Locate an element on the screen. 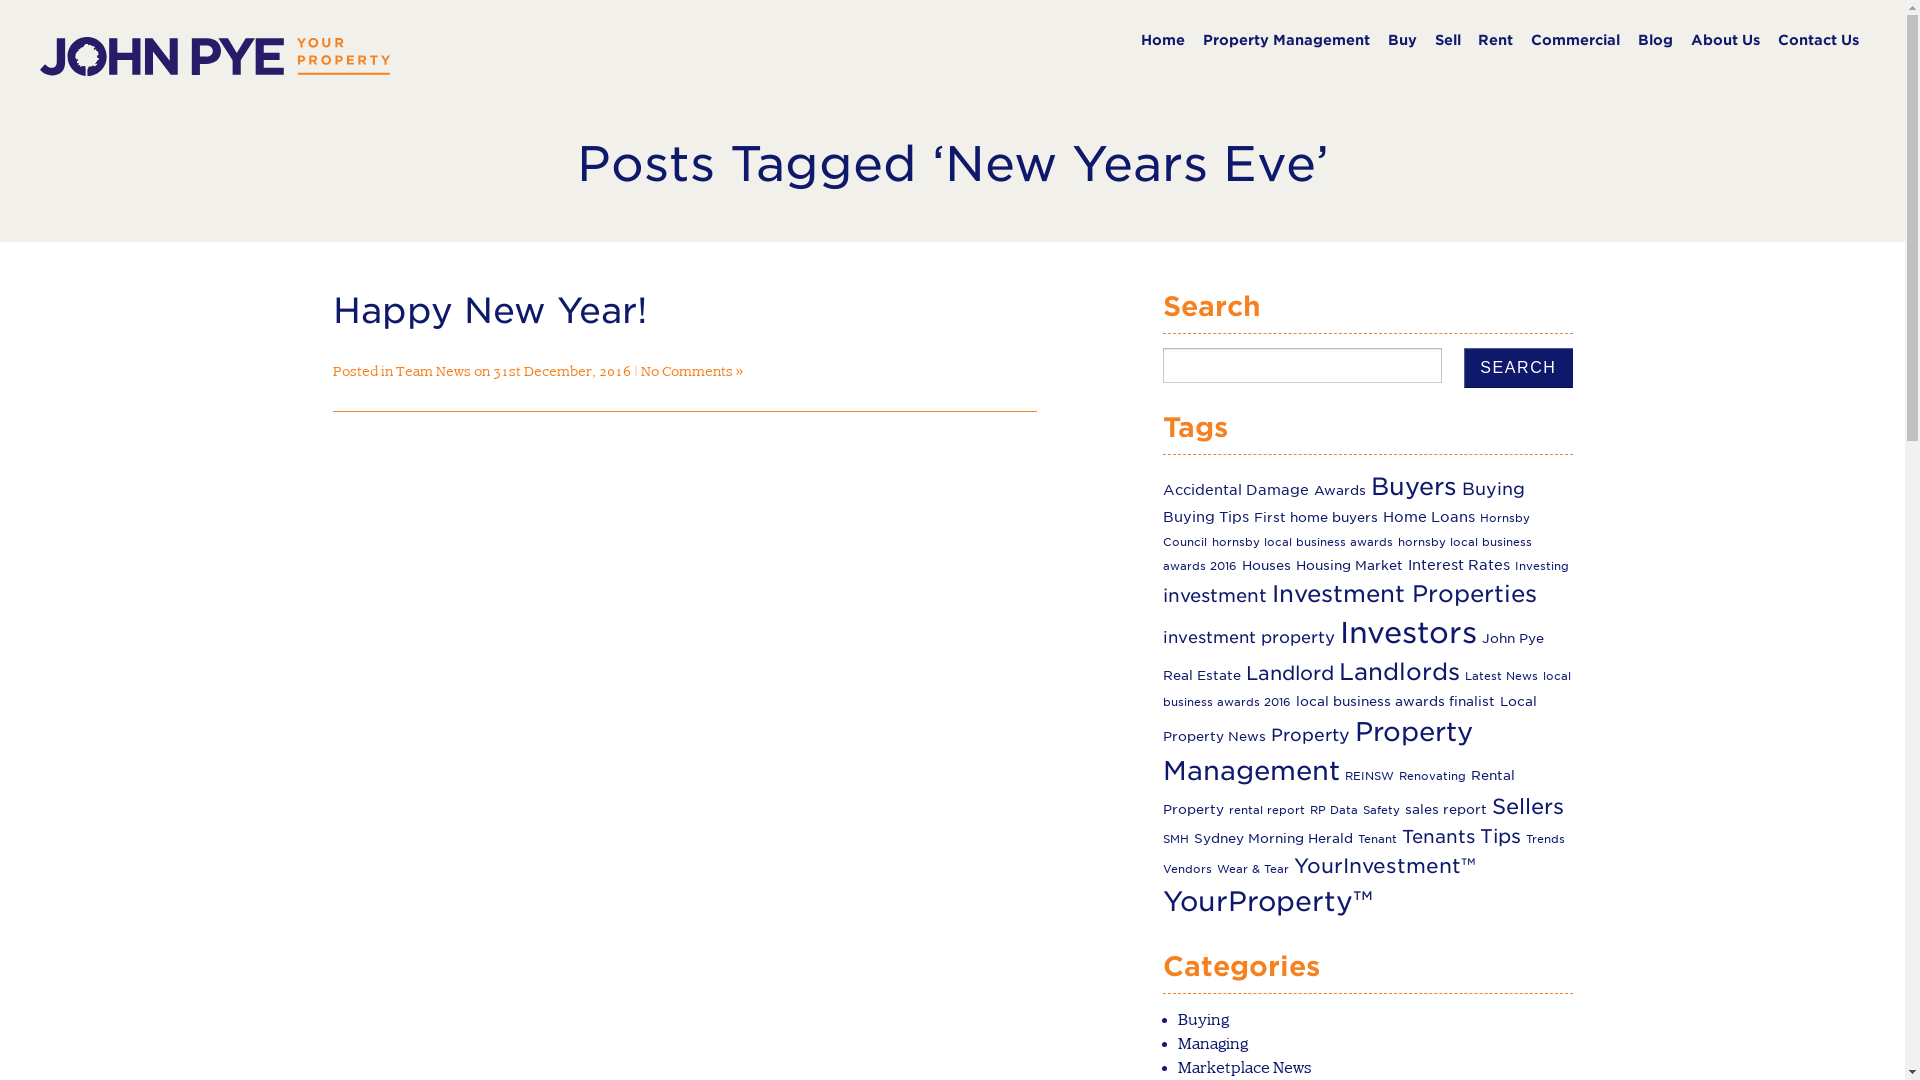  'Investors' is located at coordinates (1407, 632).